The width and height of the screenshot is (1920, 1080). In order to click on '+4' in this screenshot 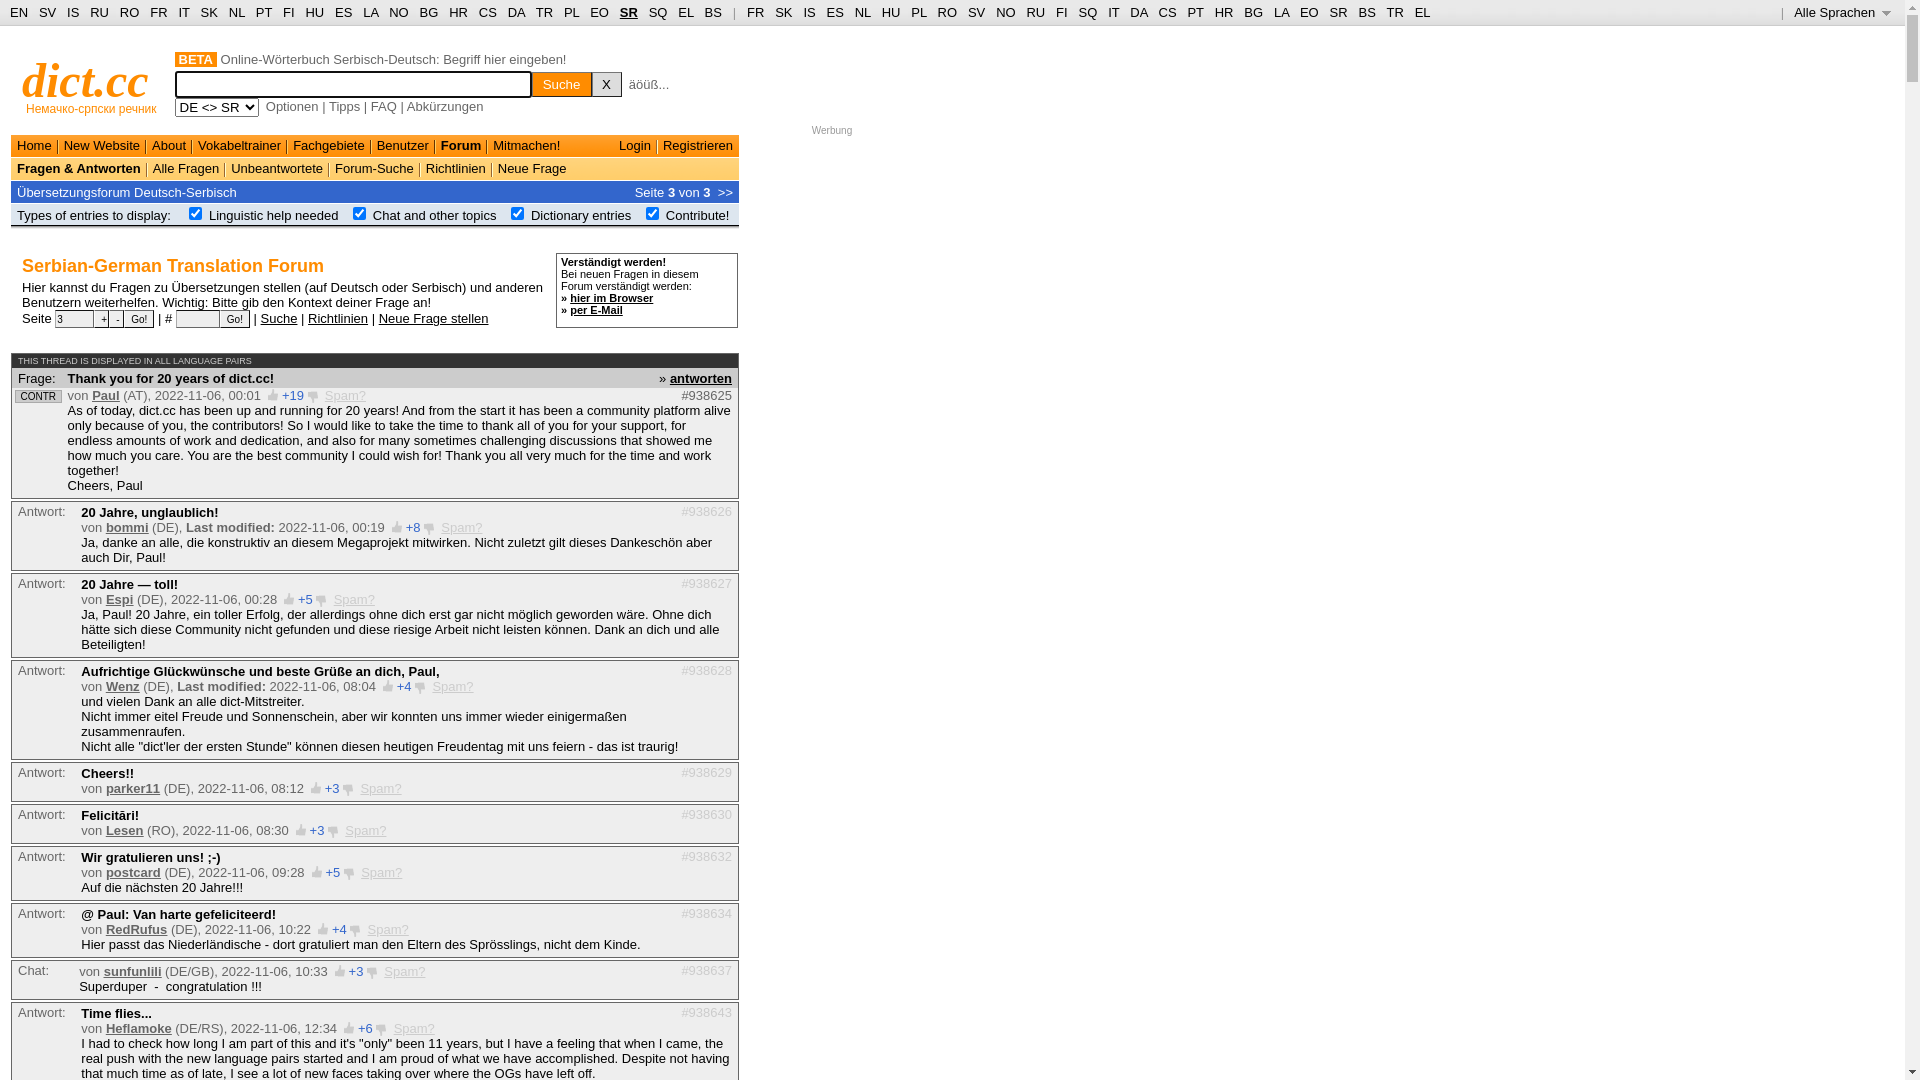, I will do `click(397, 685)`.